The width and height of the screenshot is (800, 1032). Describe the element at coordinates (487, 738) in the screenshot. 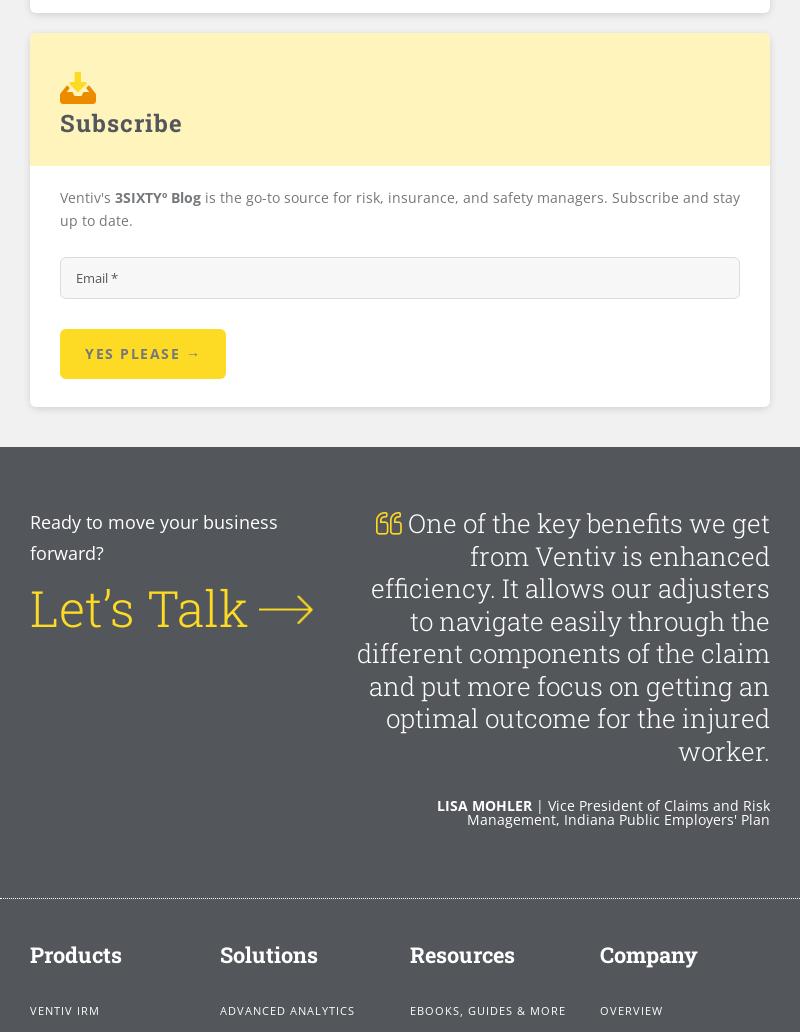

I see `'Ric Henry'` at that location.